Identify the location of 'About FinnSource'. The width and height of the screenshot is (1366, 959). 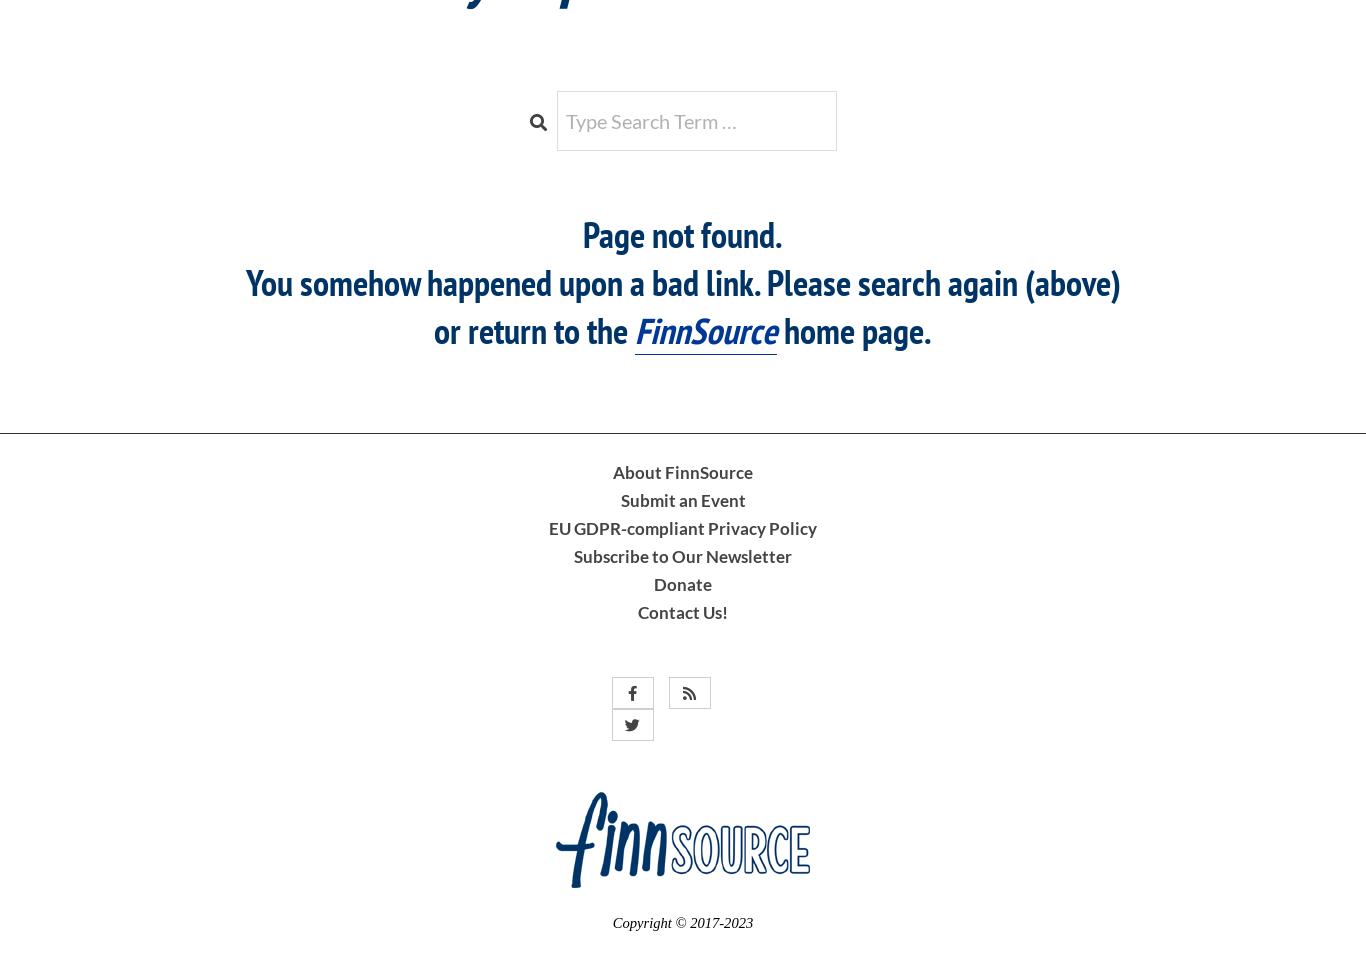
(683, 470).